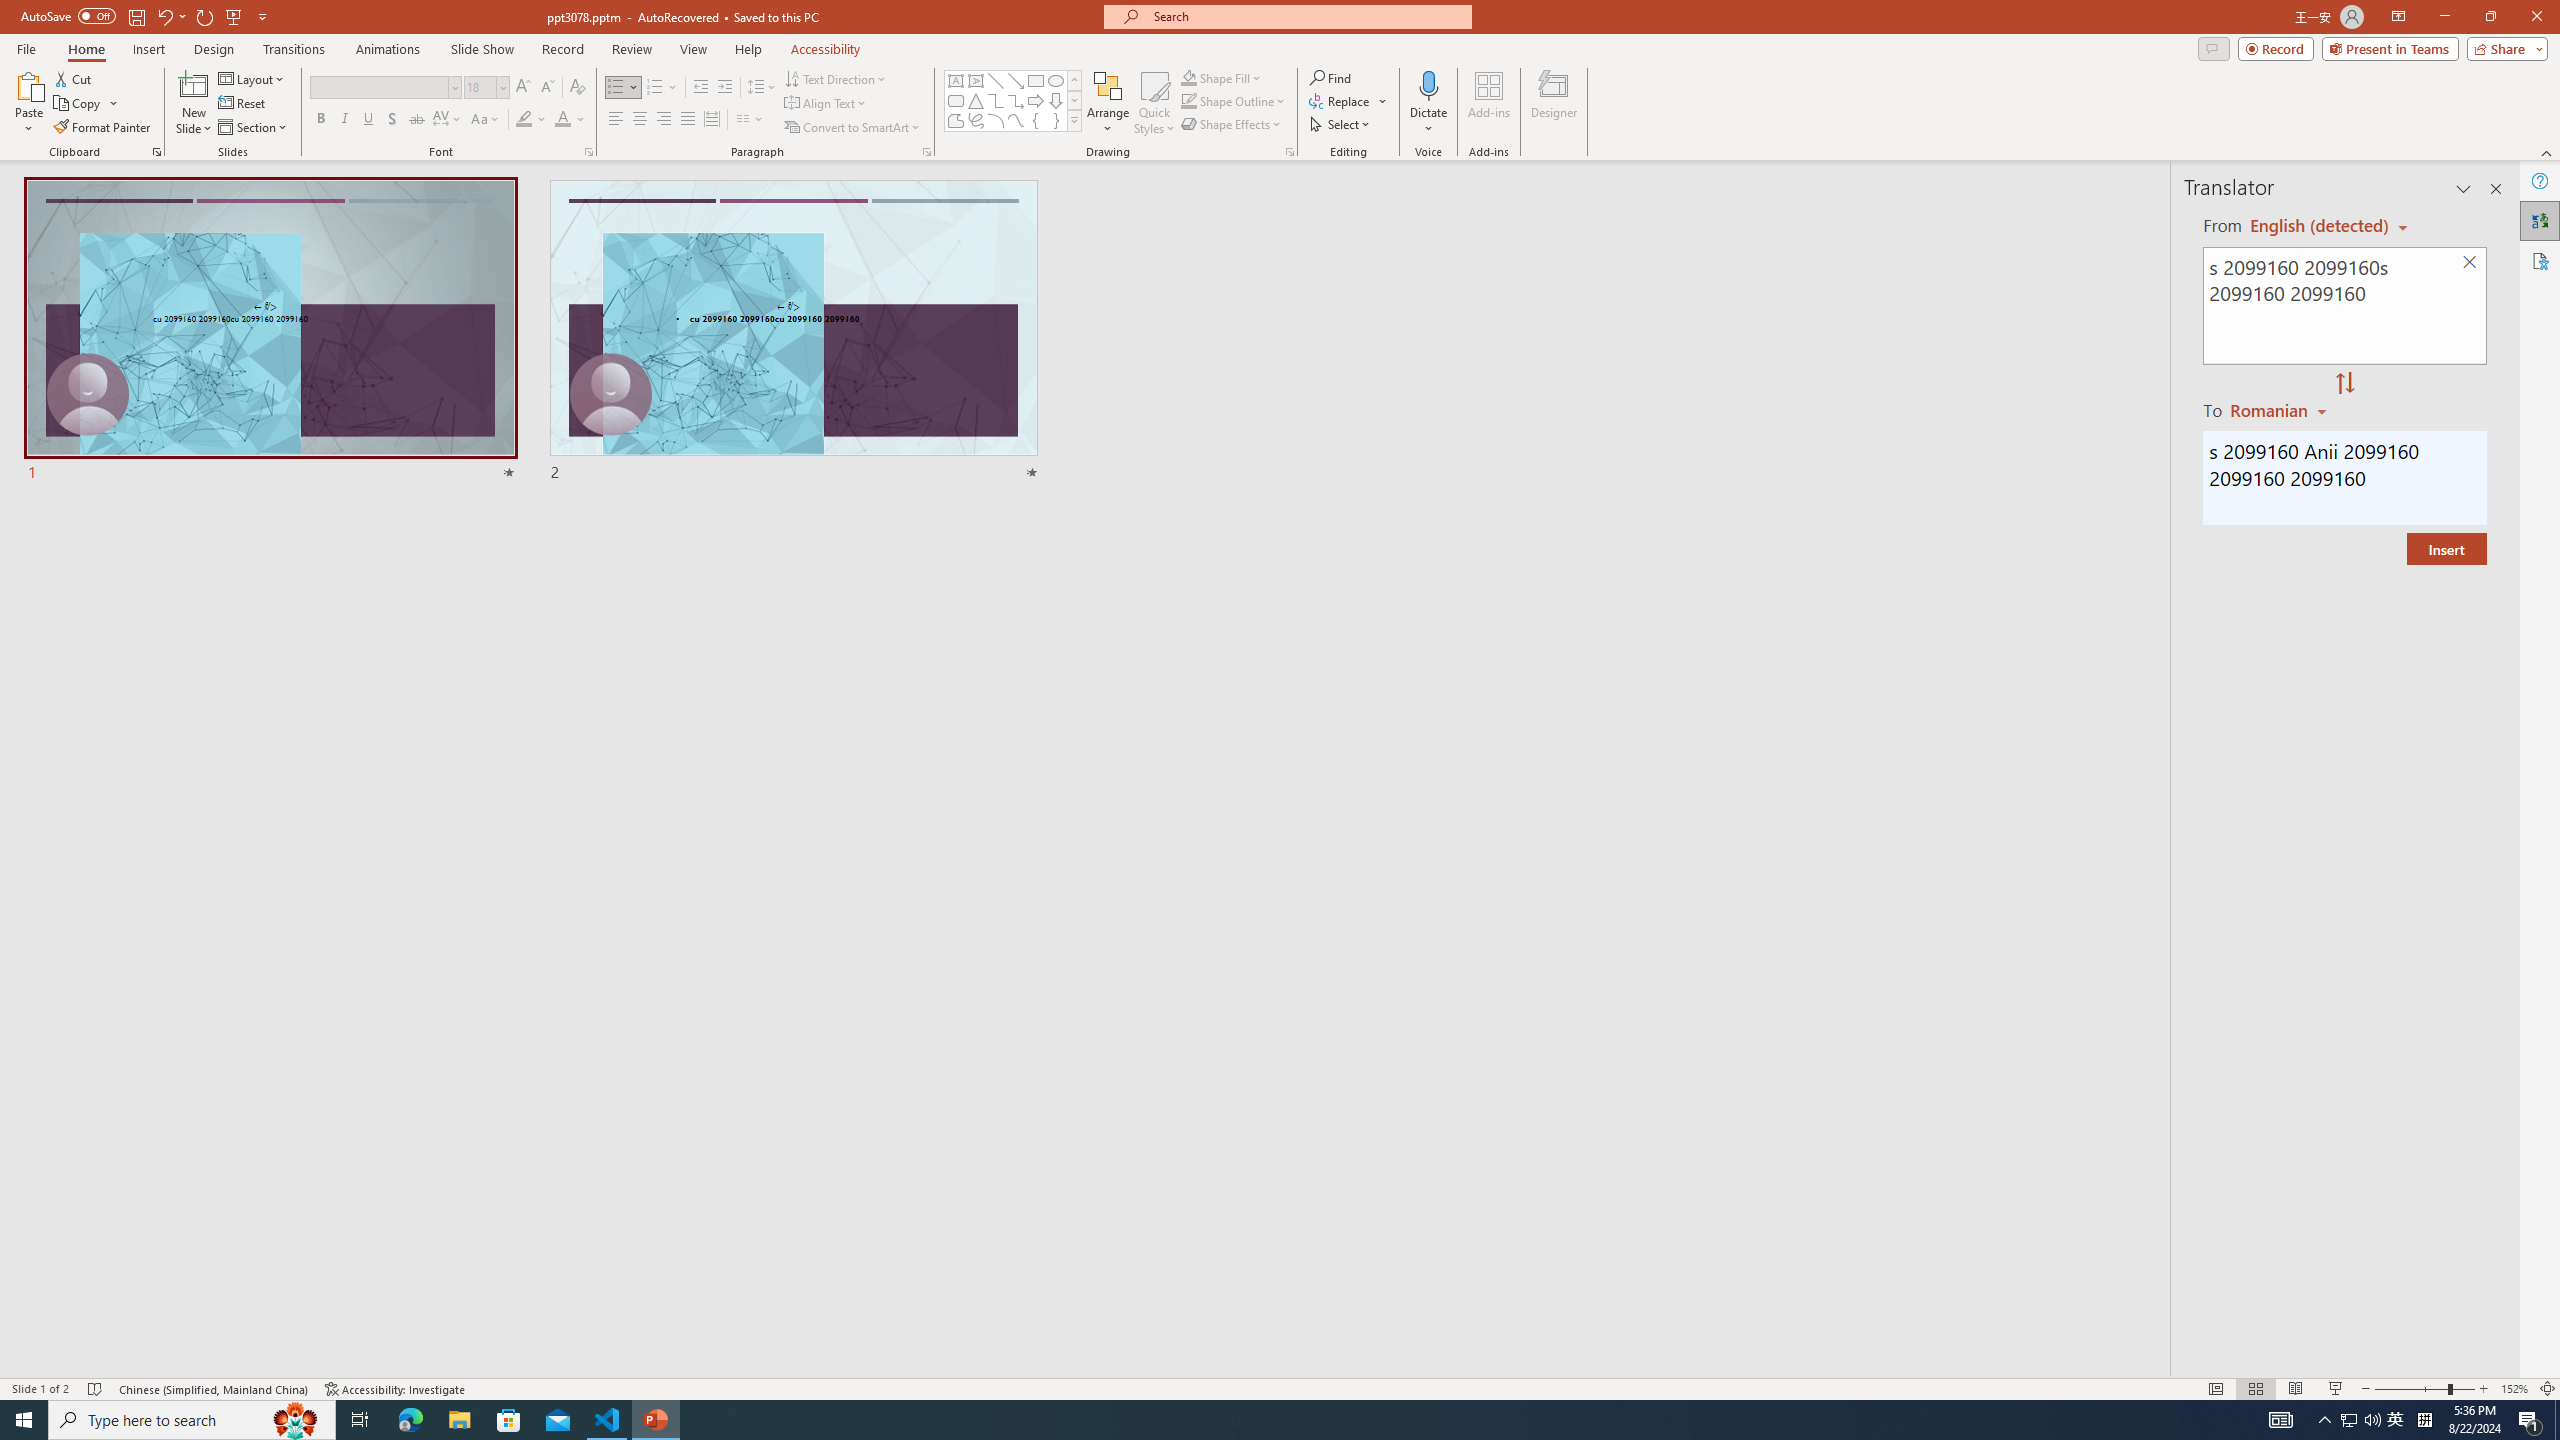 The image size is (2560, 1440). I want to click on 'Zoom 152%', so click(2515, 1389).